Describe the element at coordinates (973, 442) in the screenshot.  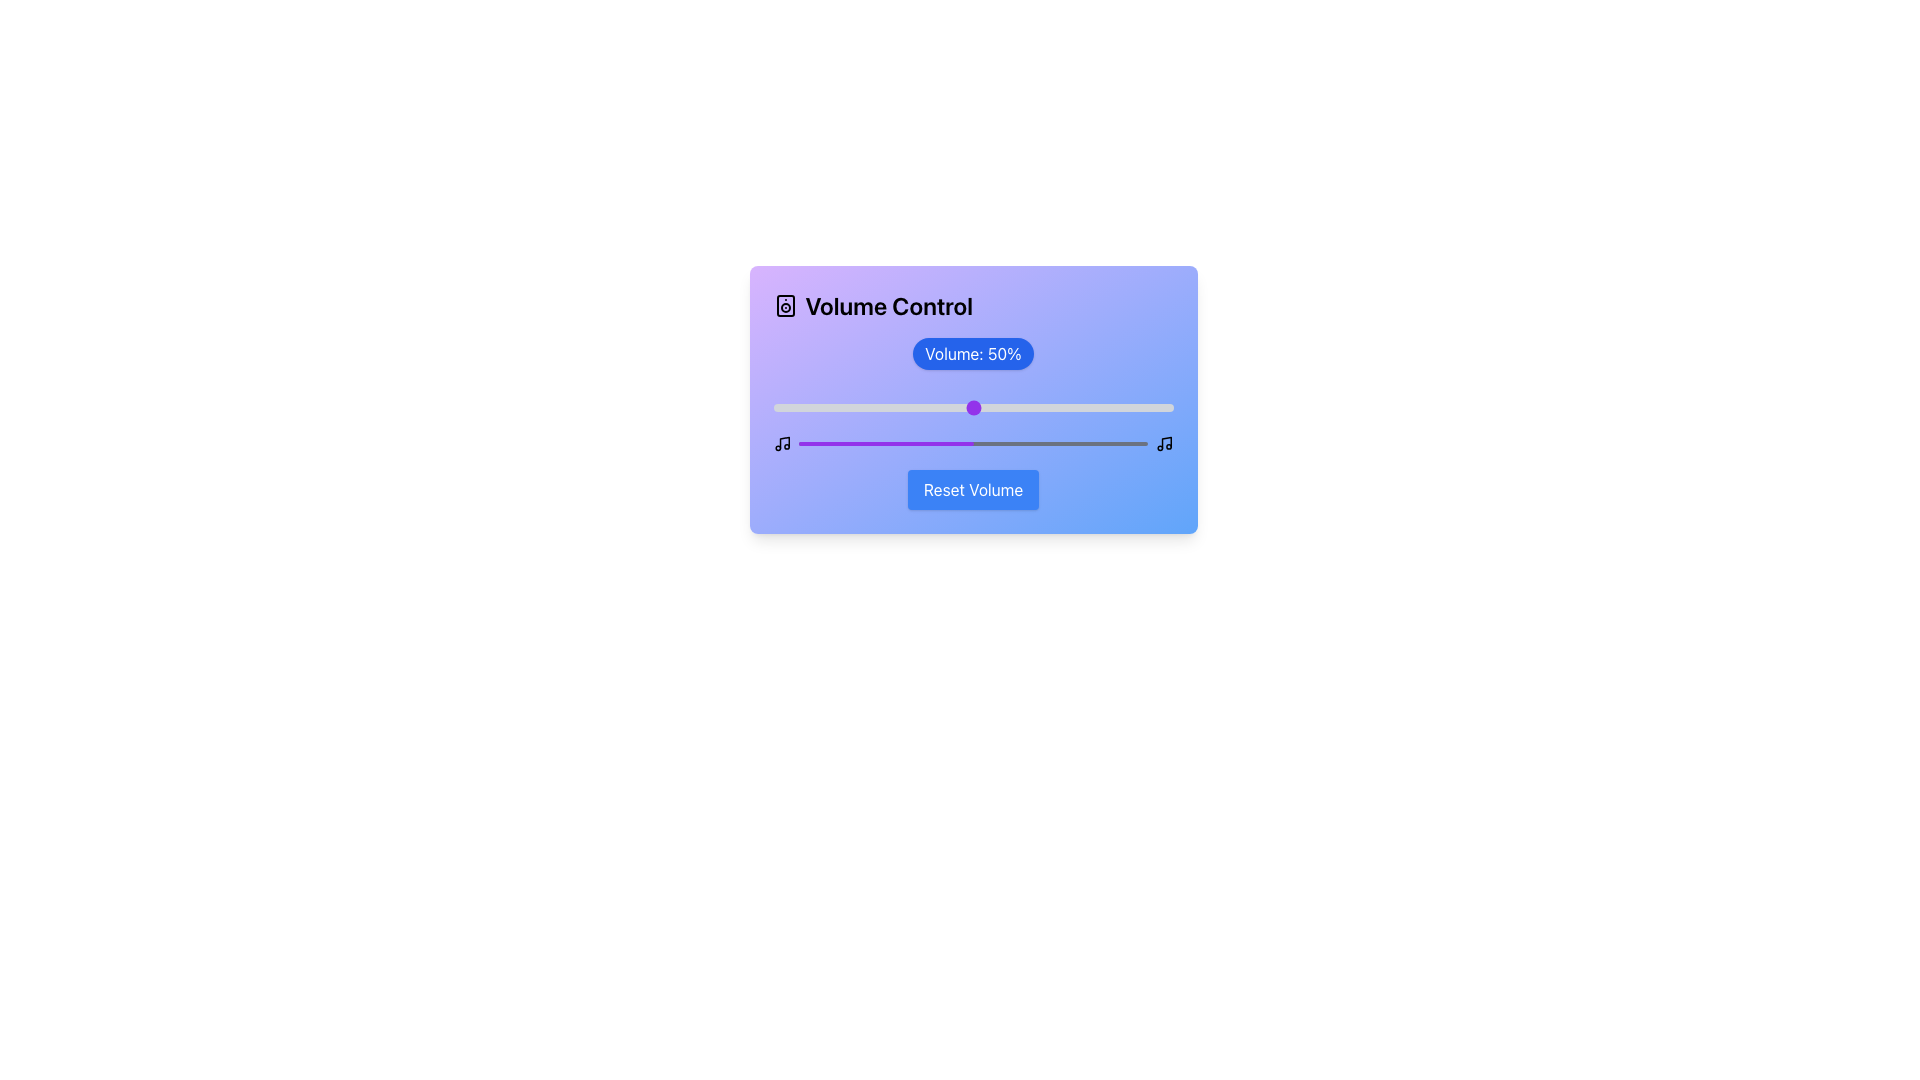
I see `the Progress Bar indicating the current volume level, which is located below the 'Volume: 50%' label and above the 'Reset Volume' button in the 'Volume Control' component` at that location.